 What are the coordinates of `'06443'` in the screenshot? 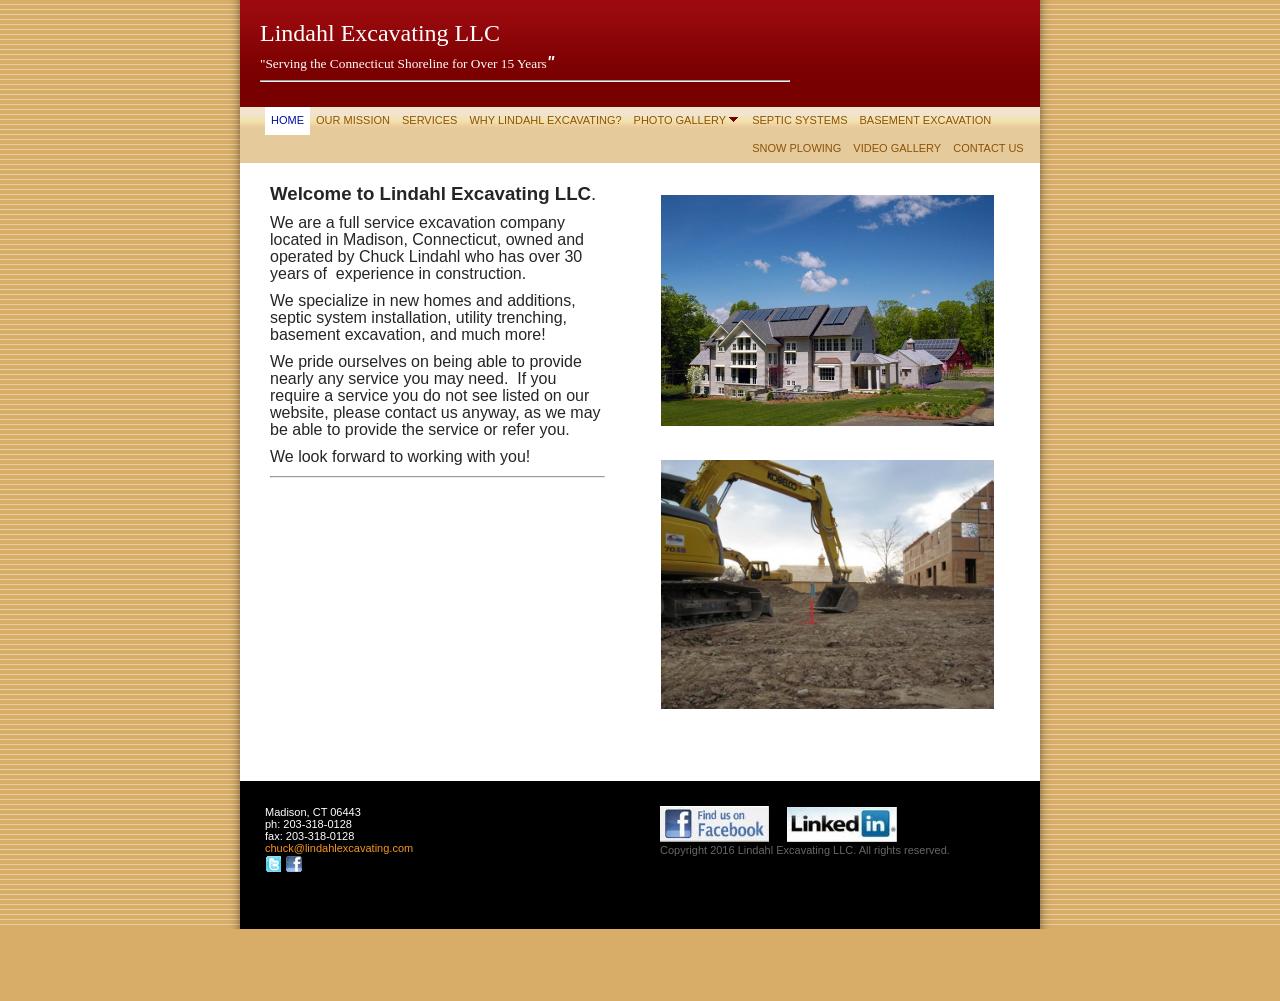 It's located at (344, 811).